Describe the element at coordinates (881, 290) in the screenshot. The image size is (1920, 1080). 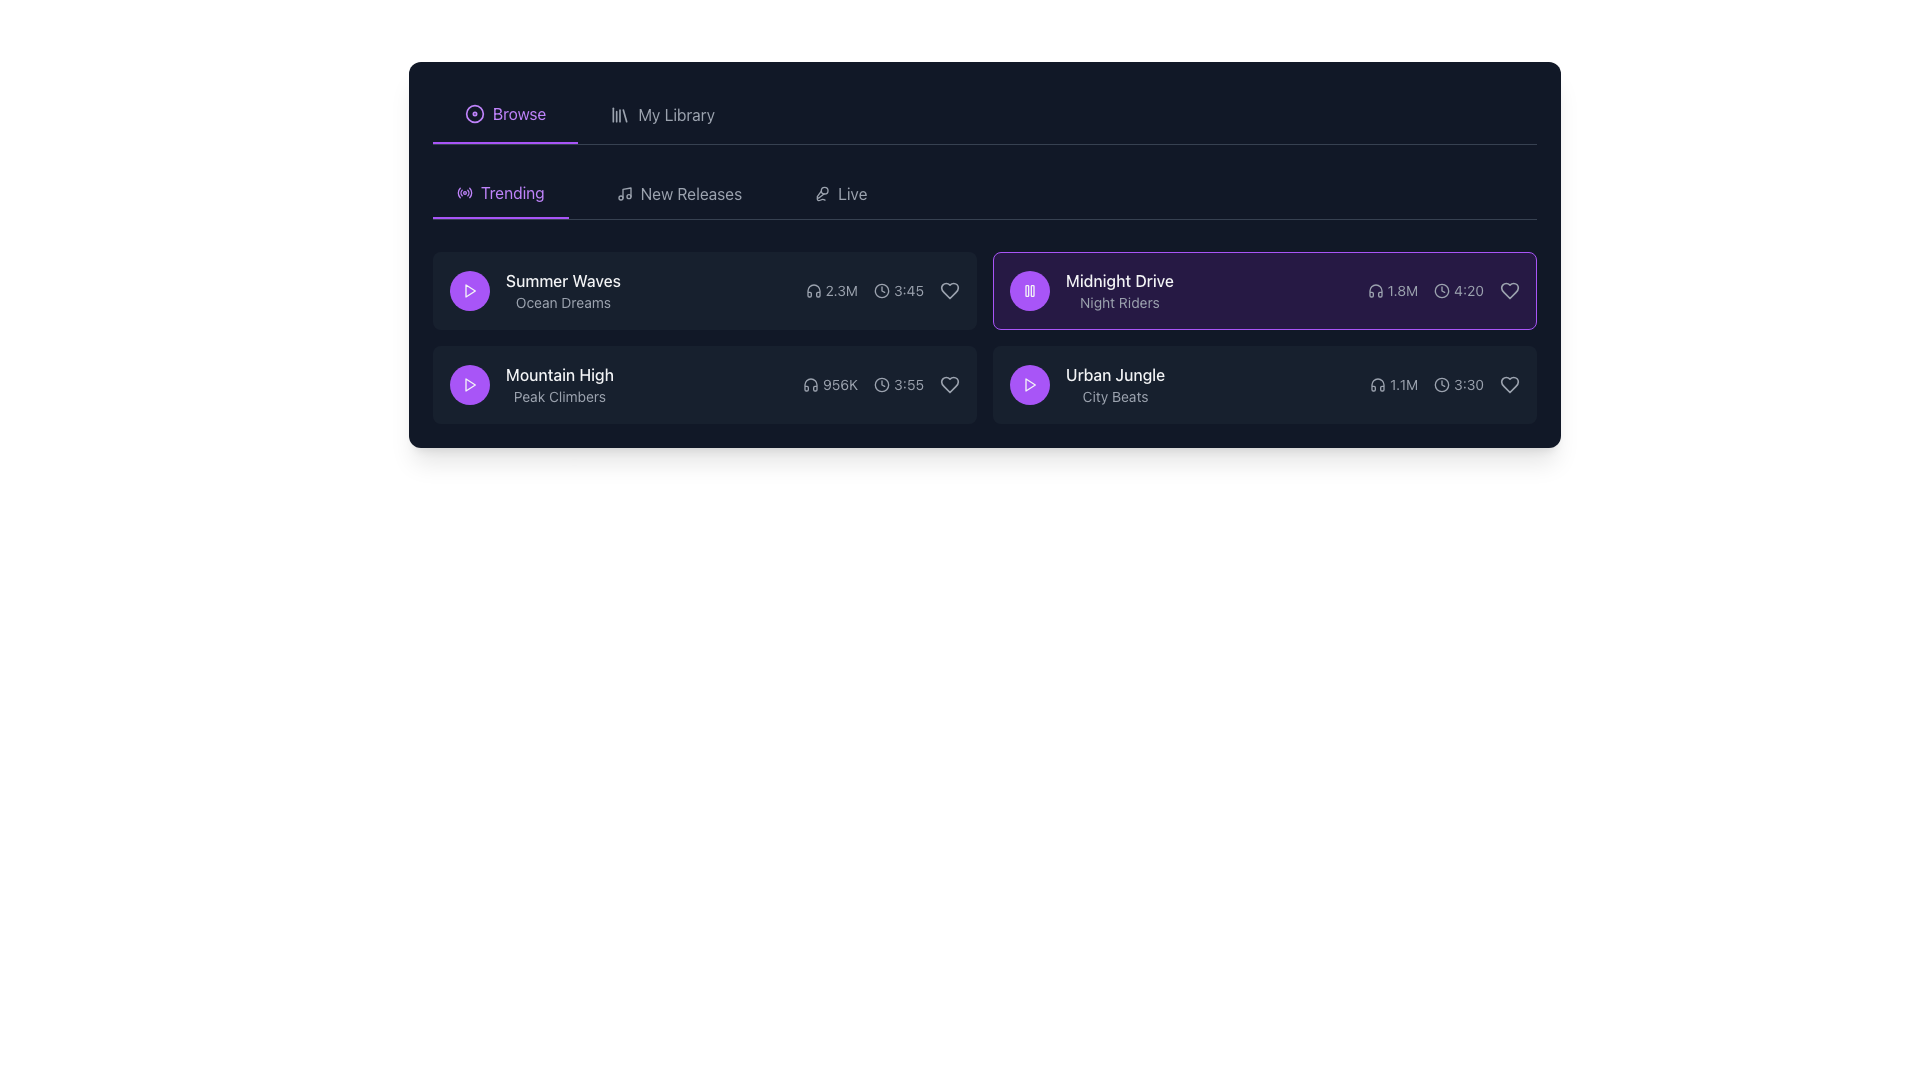
I see `the clock icon located to the left of the song 'Midnight Drive' and its duration` at that location.